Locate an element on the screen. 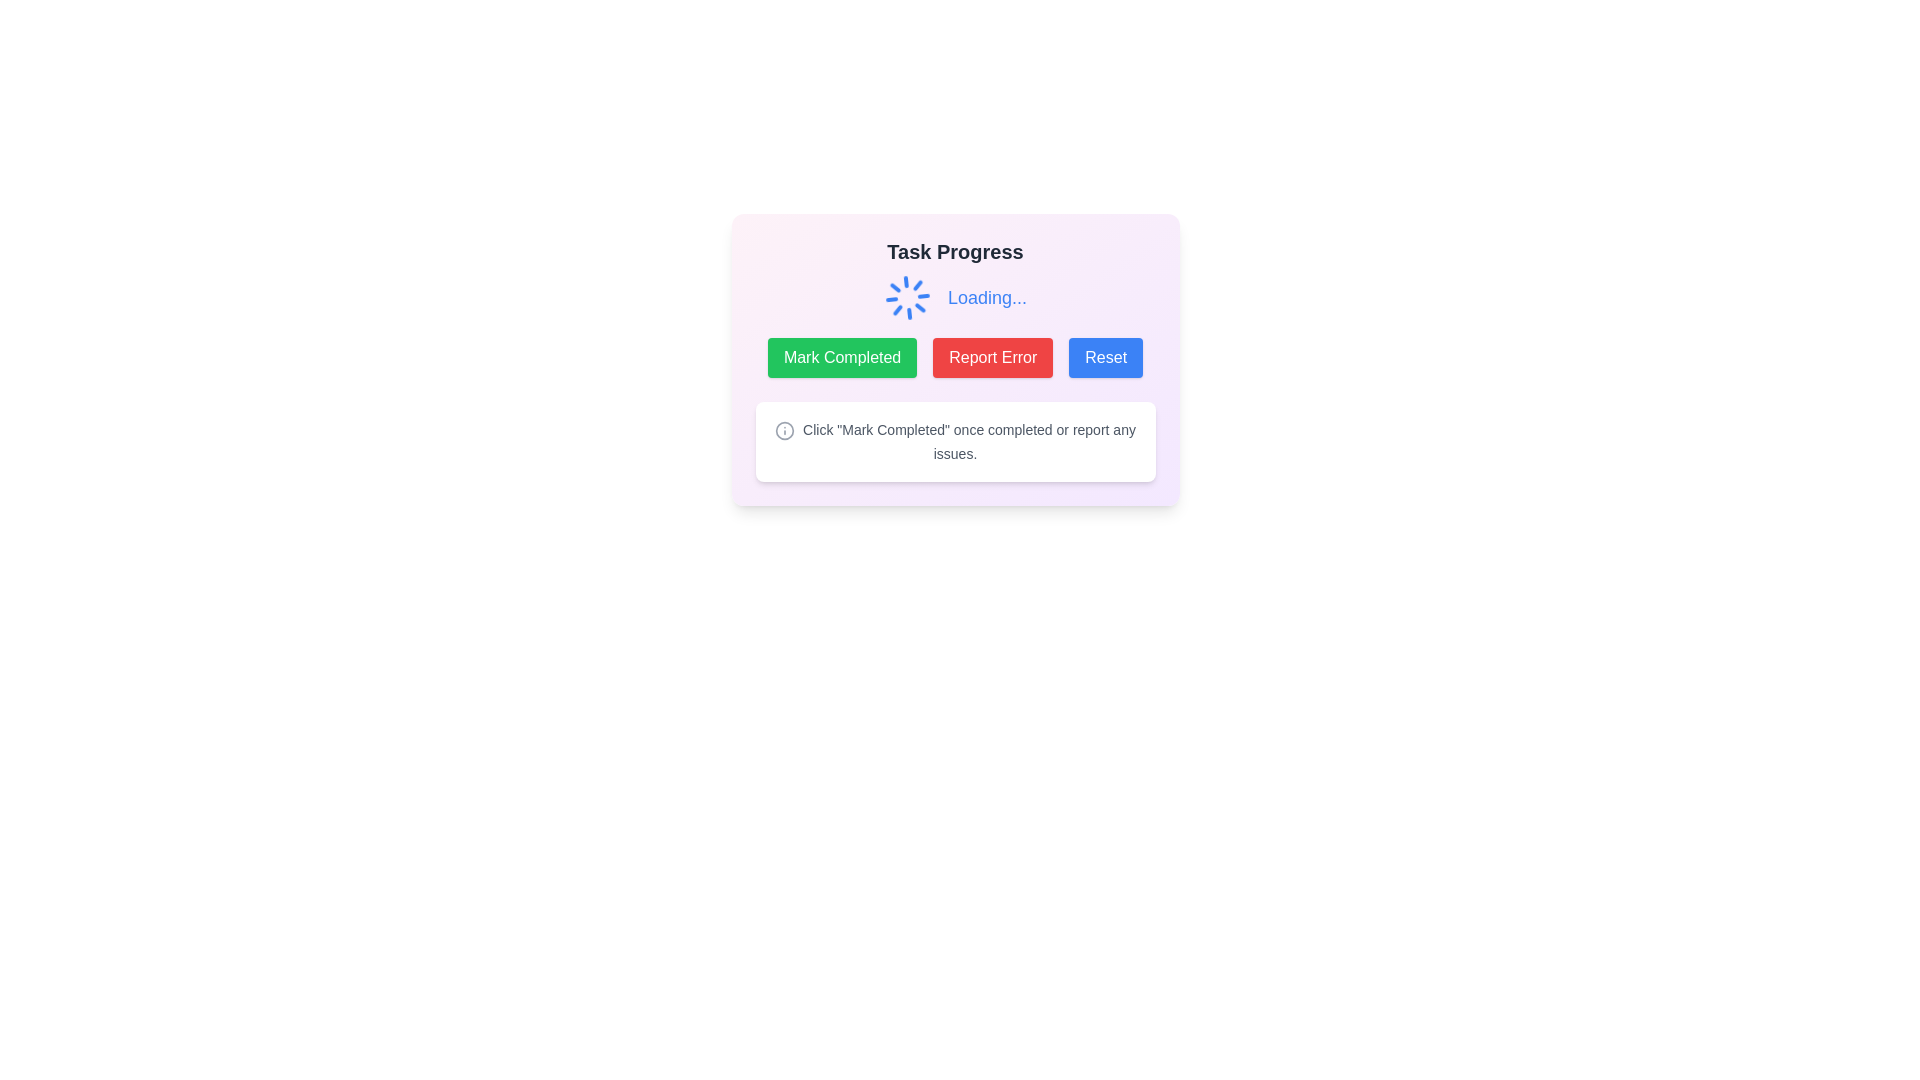 This screenshot has height=1080, width=1920. the 'Report Error' button is located at coordinates (993, 357).